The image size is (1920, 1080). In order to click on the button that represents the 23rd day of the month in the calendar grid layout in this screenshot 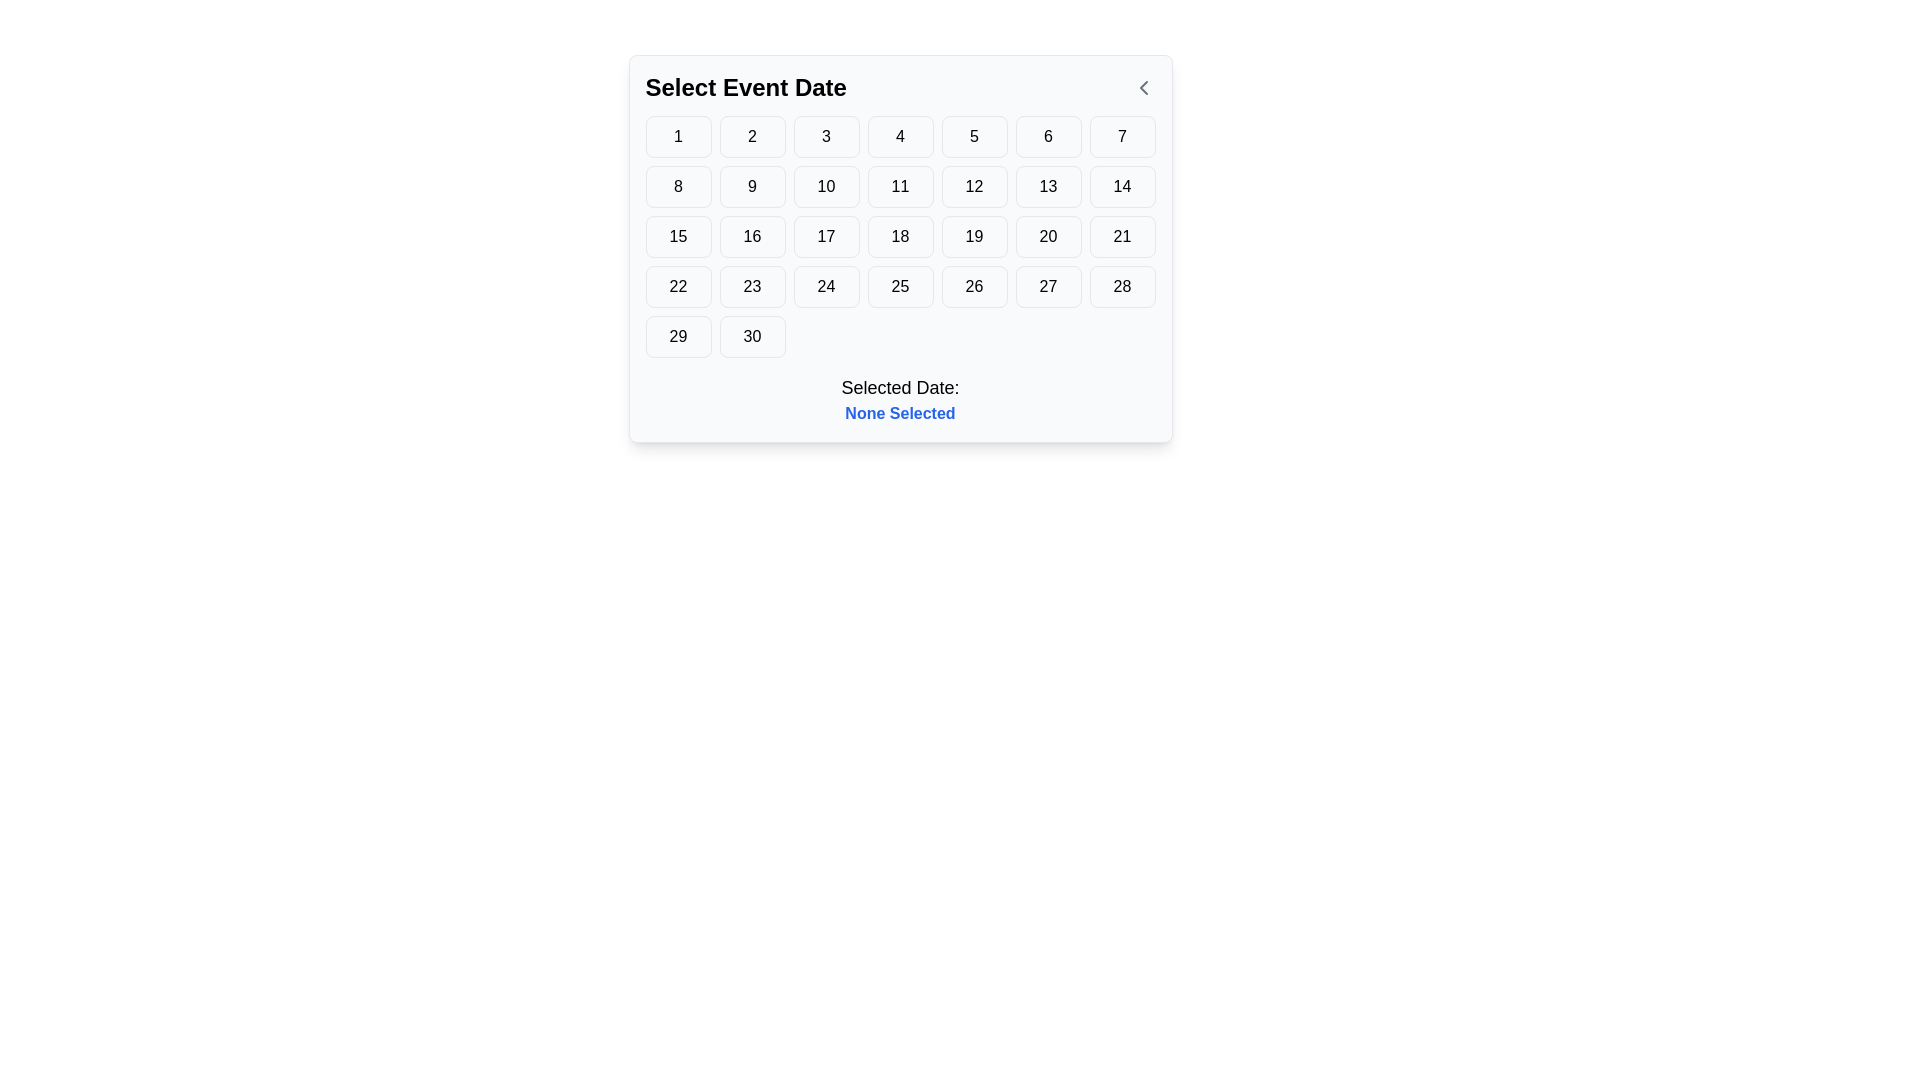, I will do `click(751, 286)`.